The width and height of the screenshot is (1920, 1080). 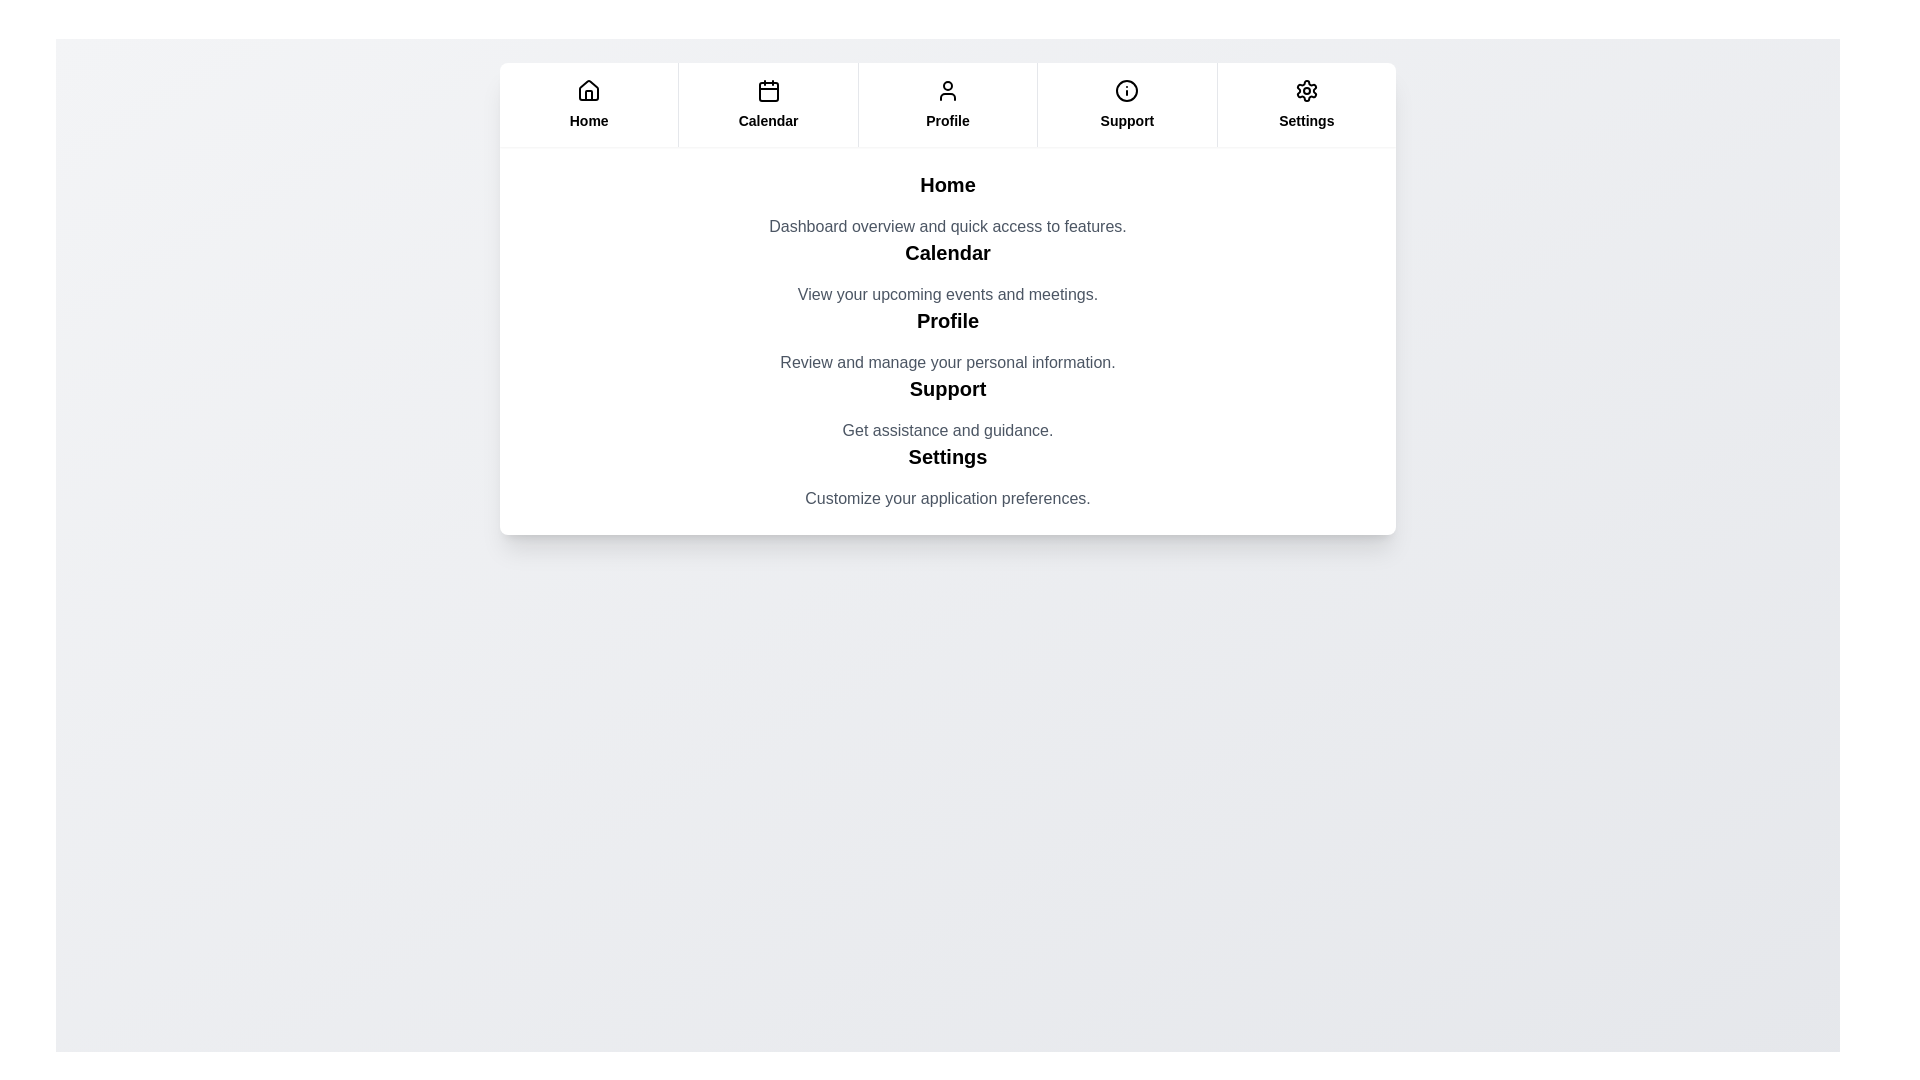 What do you see at coordinates (946, 104) in the screenshot?
I see `the Navigation tab located in the middle of the horizontal navigation bar` at bounding box center [946, 104].